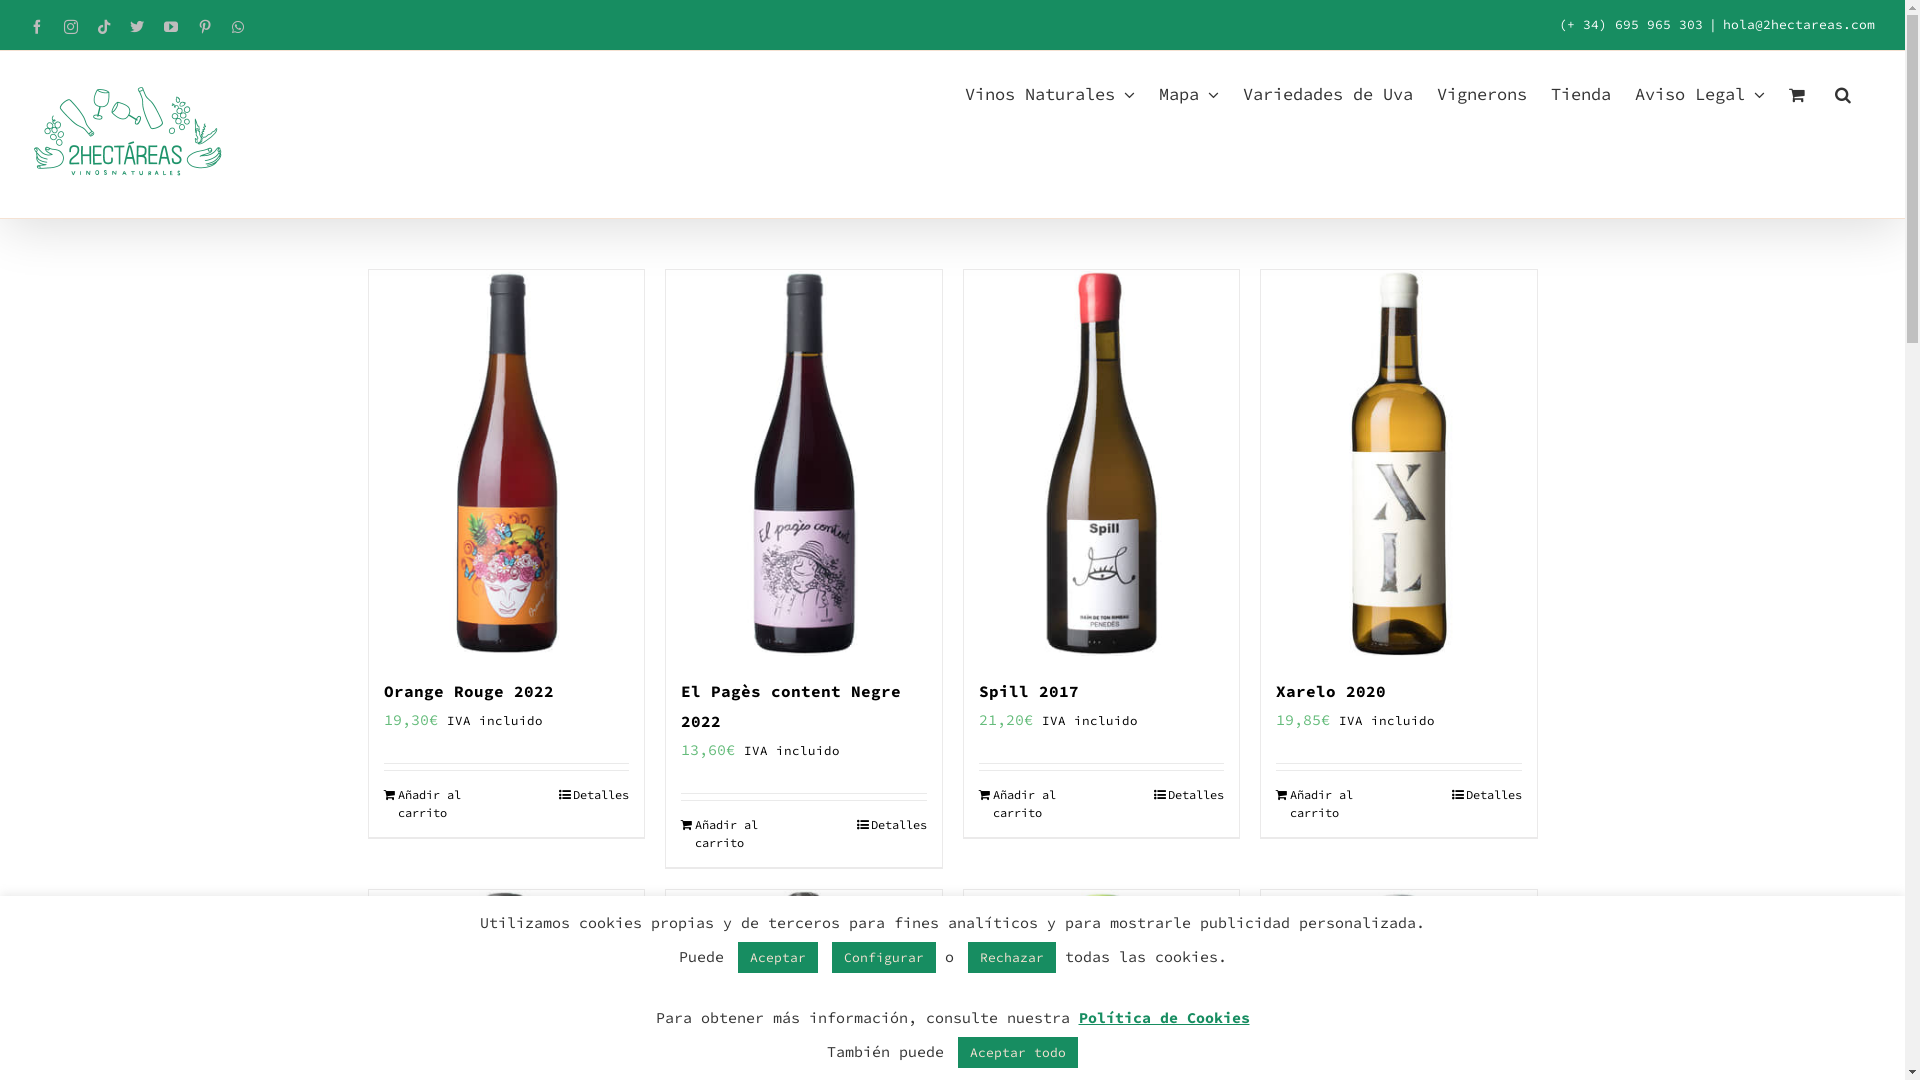  I want to click on 'Orange Rouge 2022', so click(468, 689).